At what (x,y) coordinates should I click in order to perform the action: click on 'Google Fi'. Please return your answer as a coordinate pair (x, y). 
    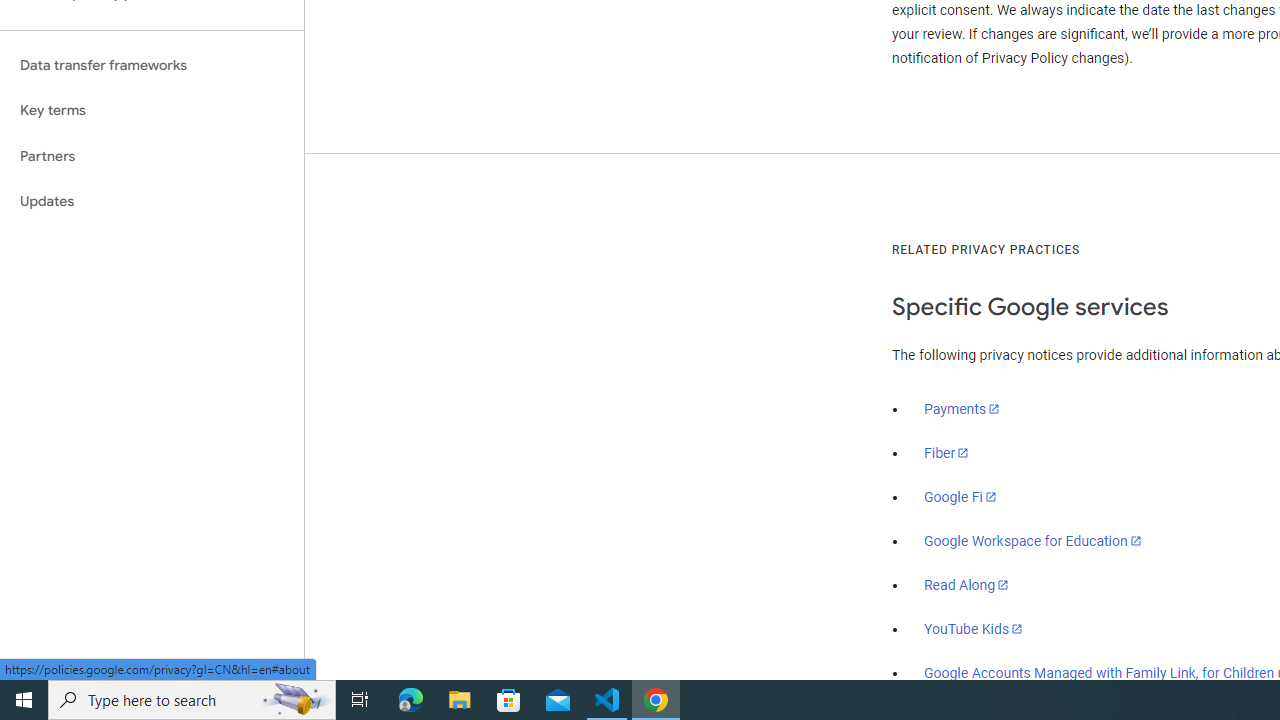
    Looking at the image, I should click on (960, 496).